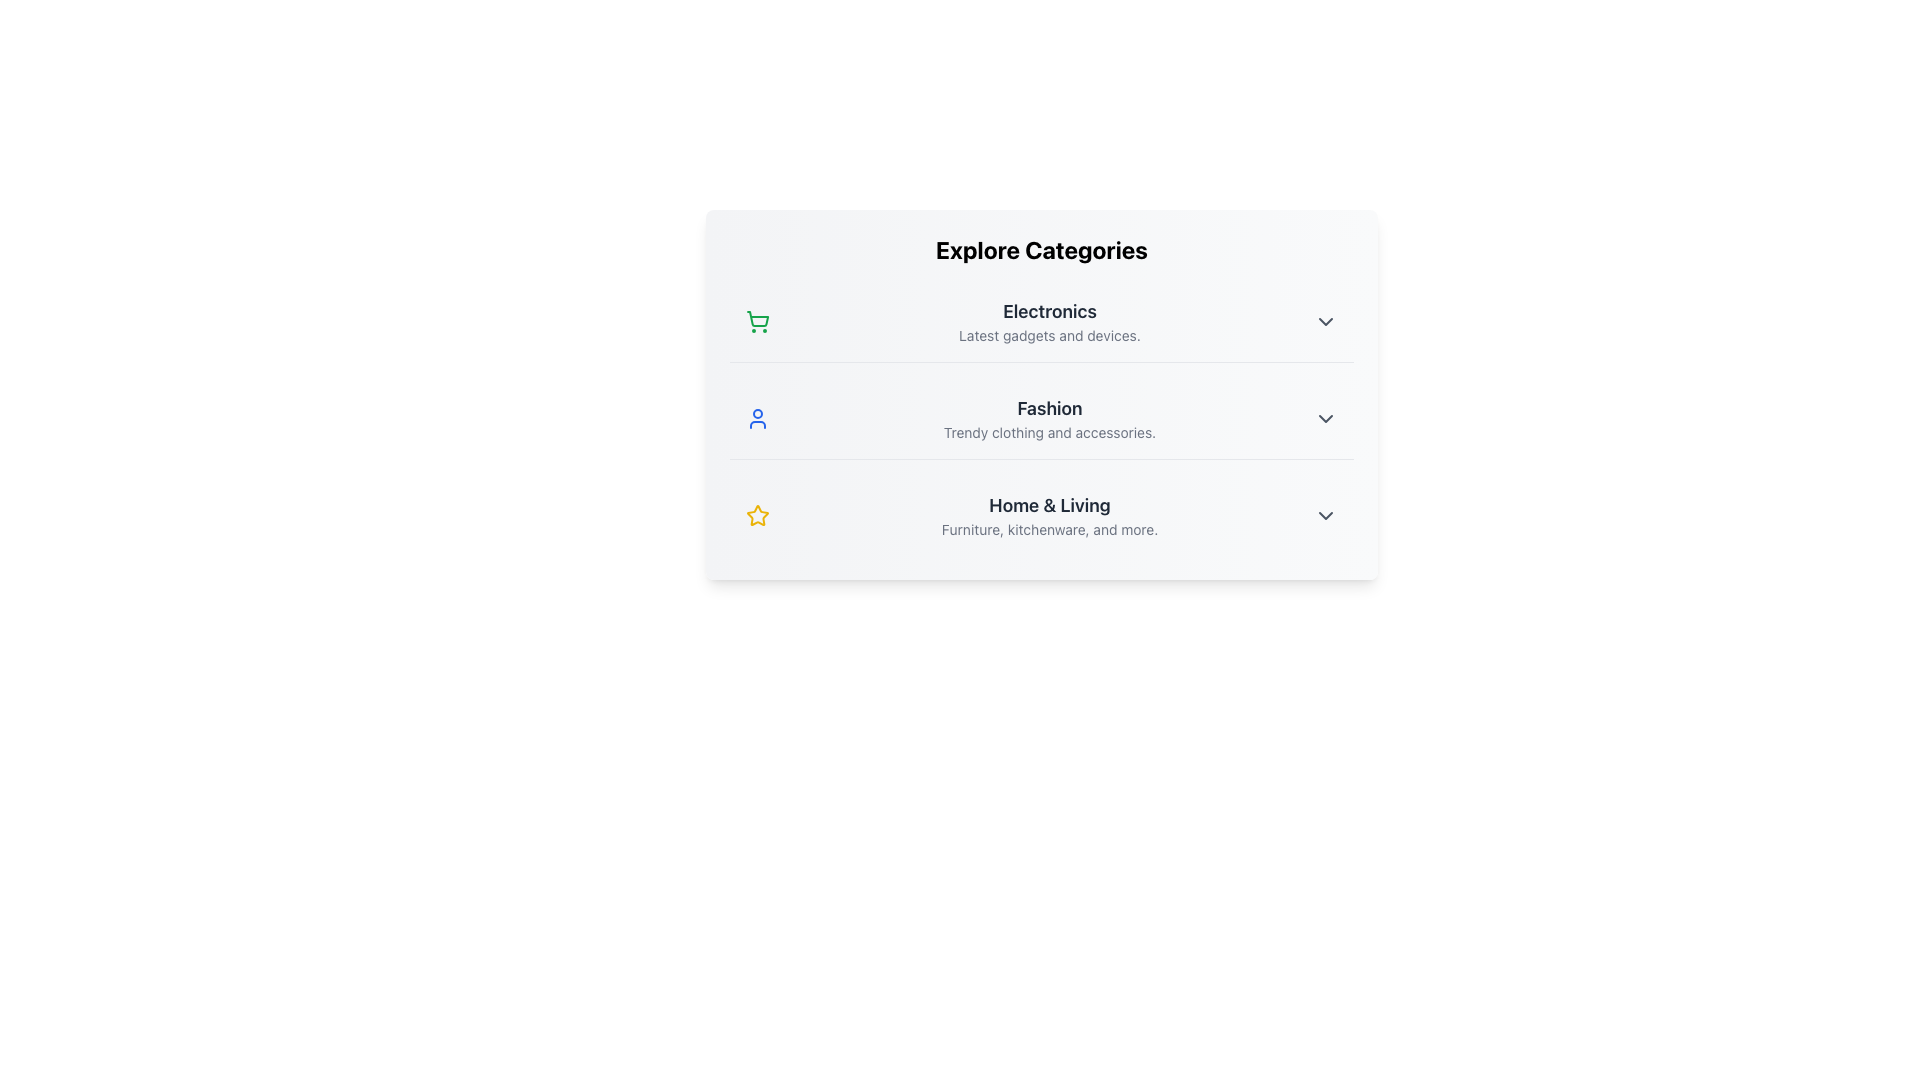 The height and width of the screenshot is (1080, 1920). I want to click on the Electronics category icon located to the left of the row labeled 'Electronics', so click(757, 320).